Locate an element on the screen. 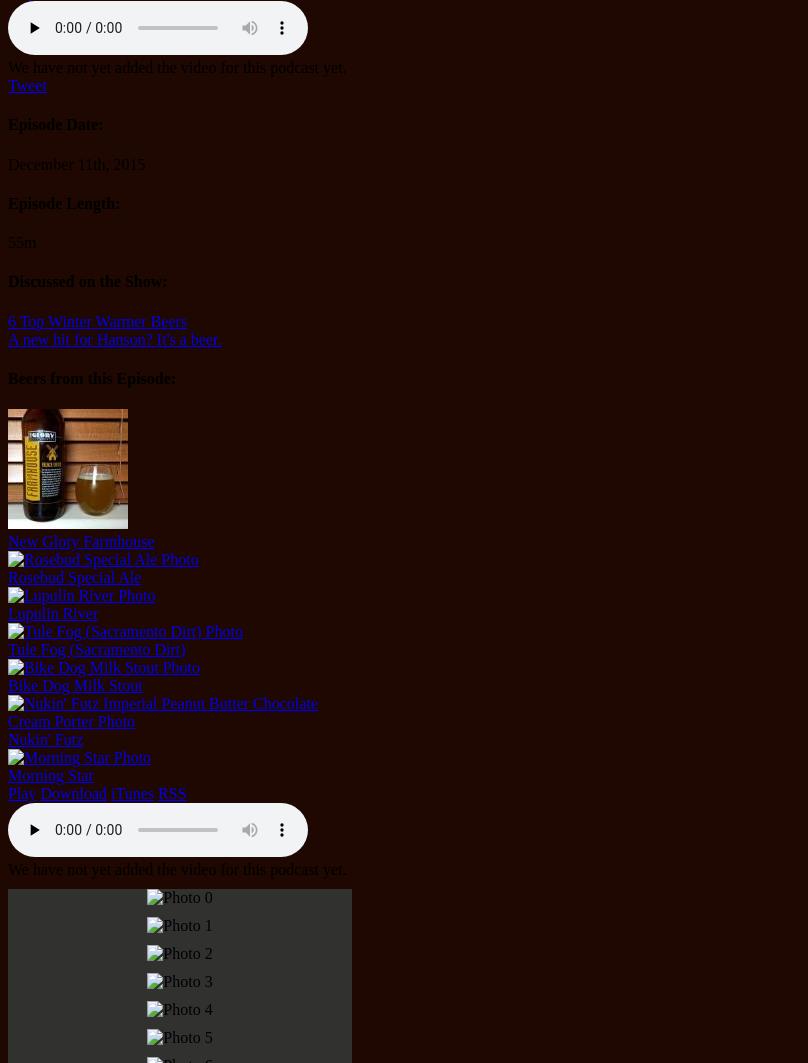 This screenshot has height=1063, width=808. 'Discussed on the Show:' is located at coordinates (87, 281).